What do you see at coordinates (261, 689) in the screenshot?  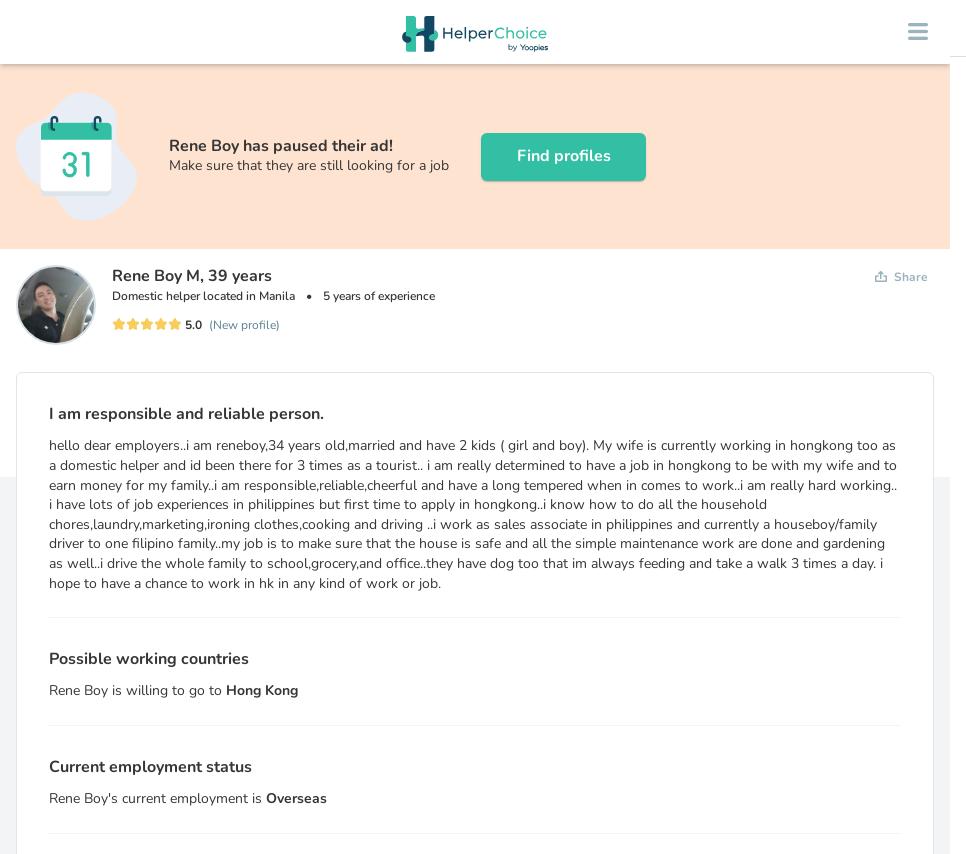 I see `'Hong Kong'` at bounding box center [261, 689].